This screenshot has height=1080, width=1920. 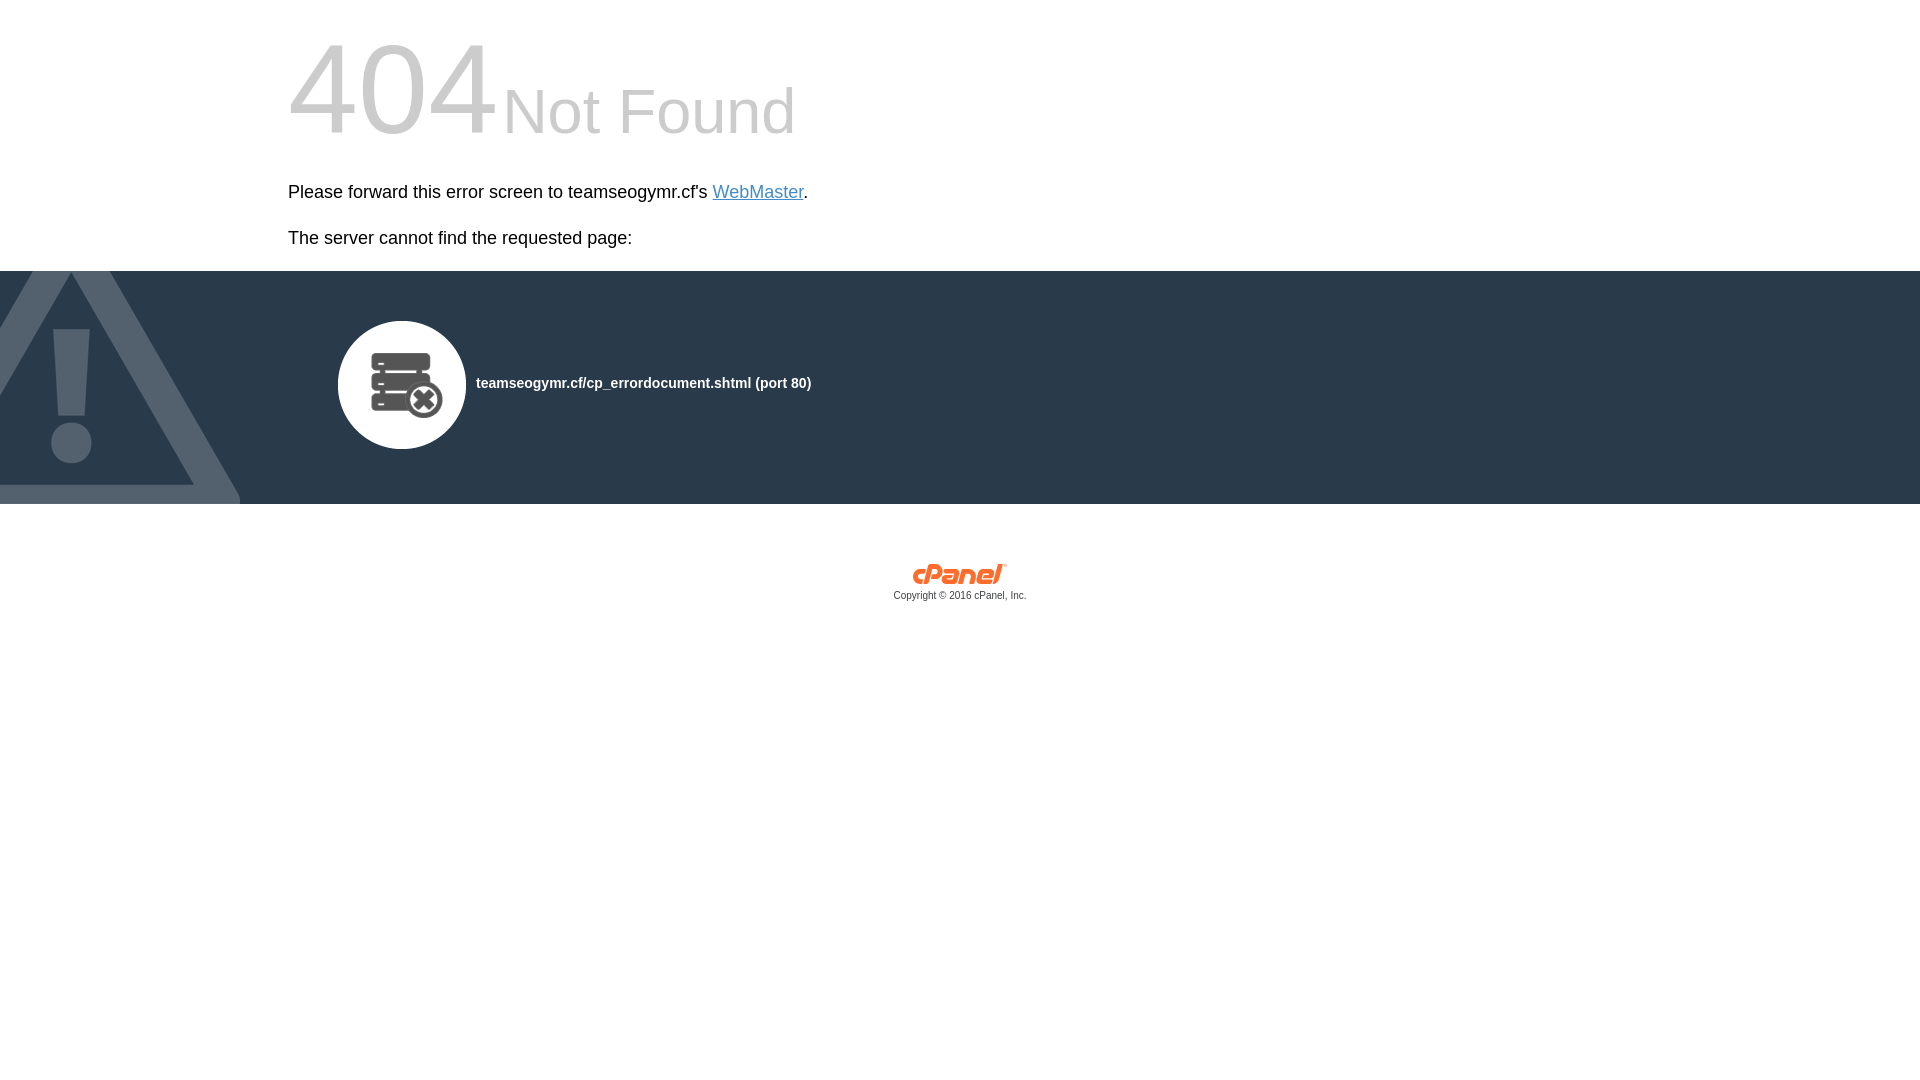 I want to click on 'WebMaster', so click(x=713, y=192).